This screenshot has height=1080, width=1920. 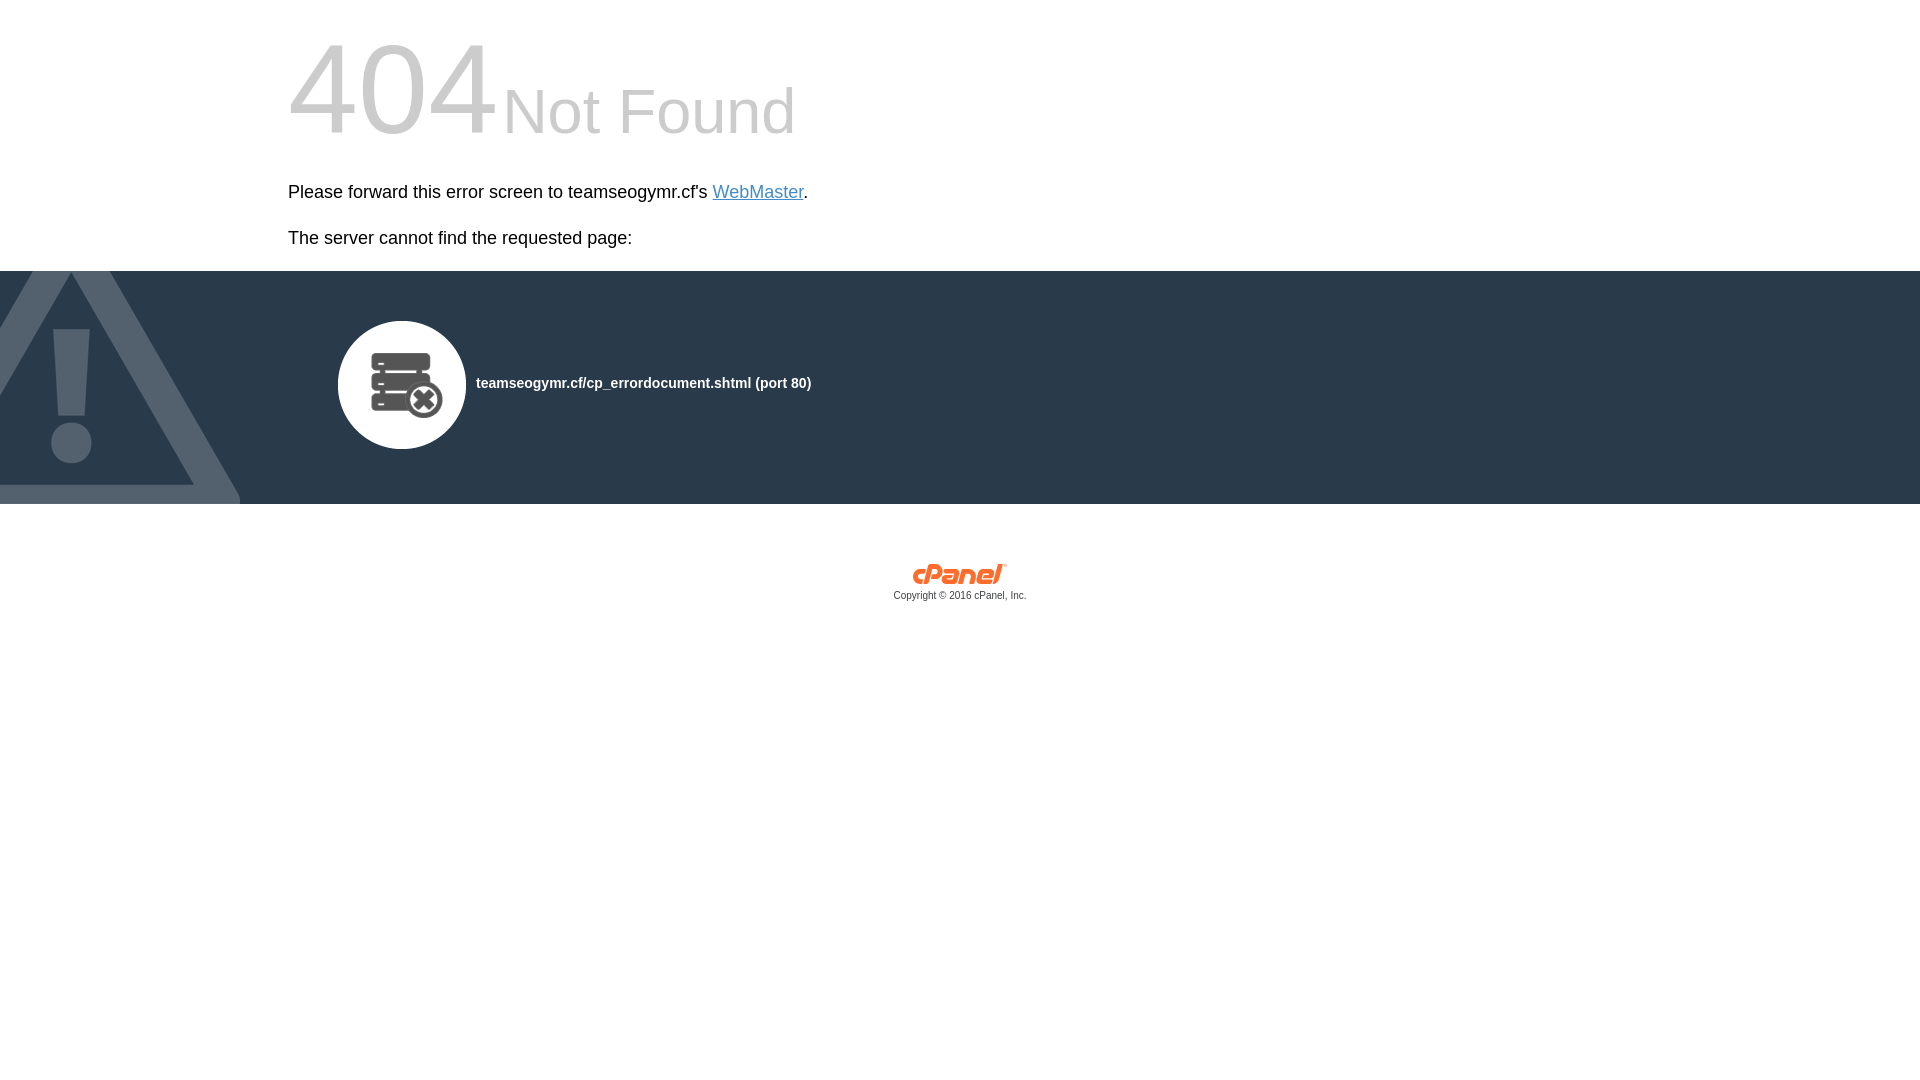 I want to click on 'WebMaster', so click(x=713, y=192).